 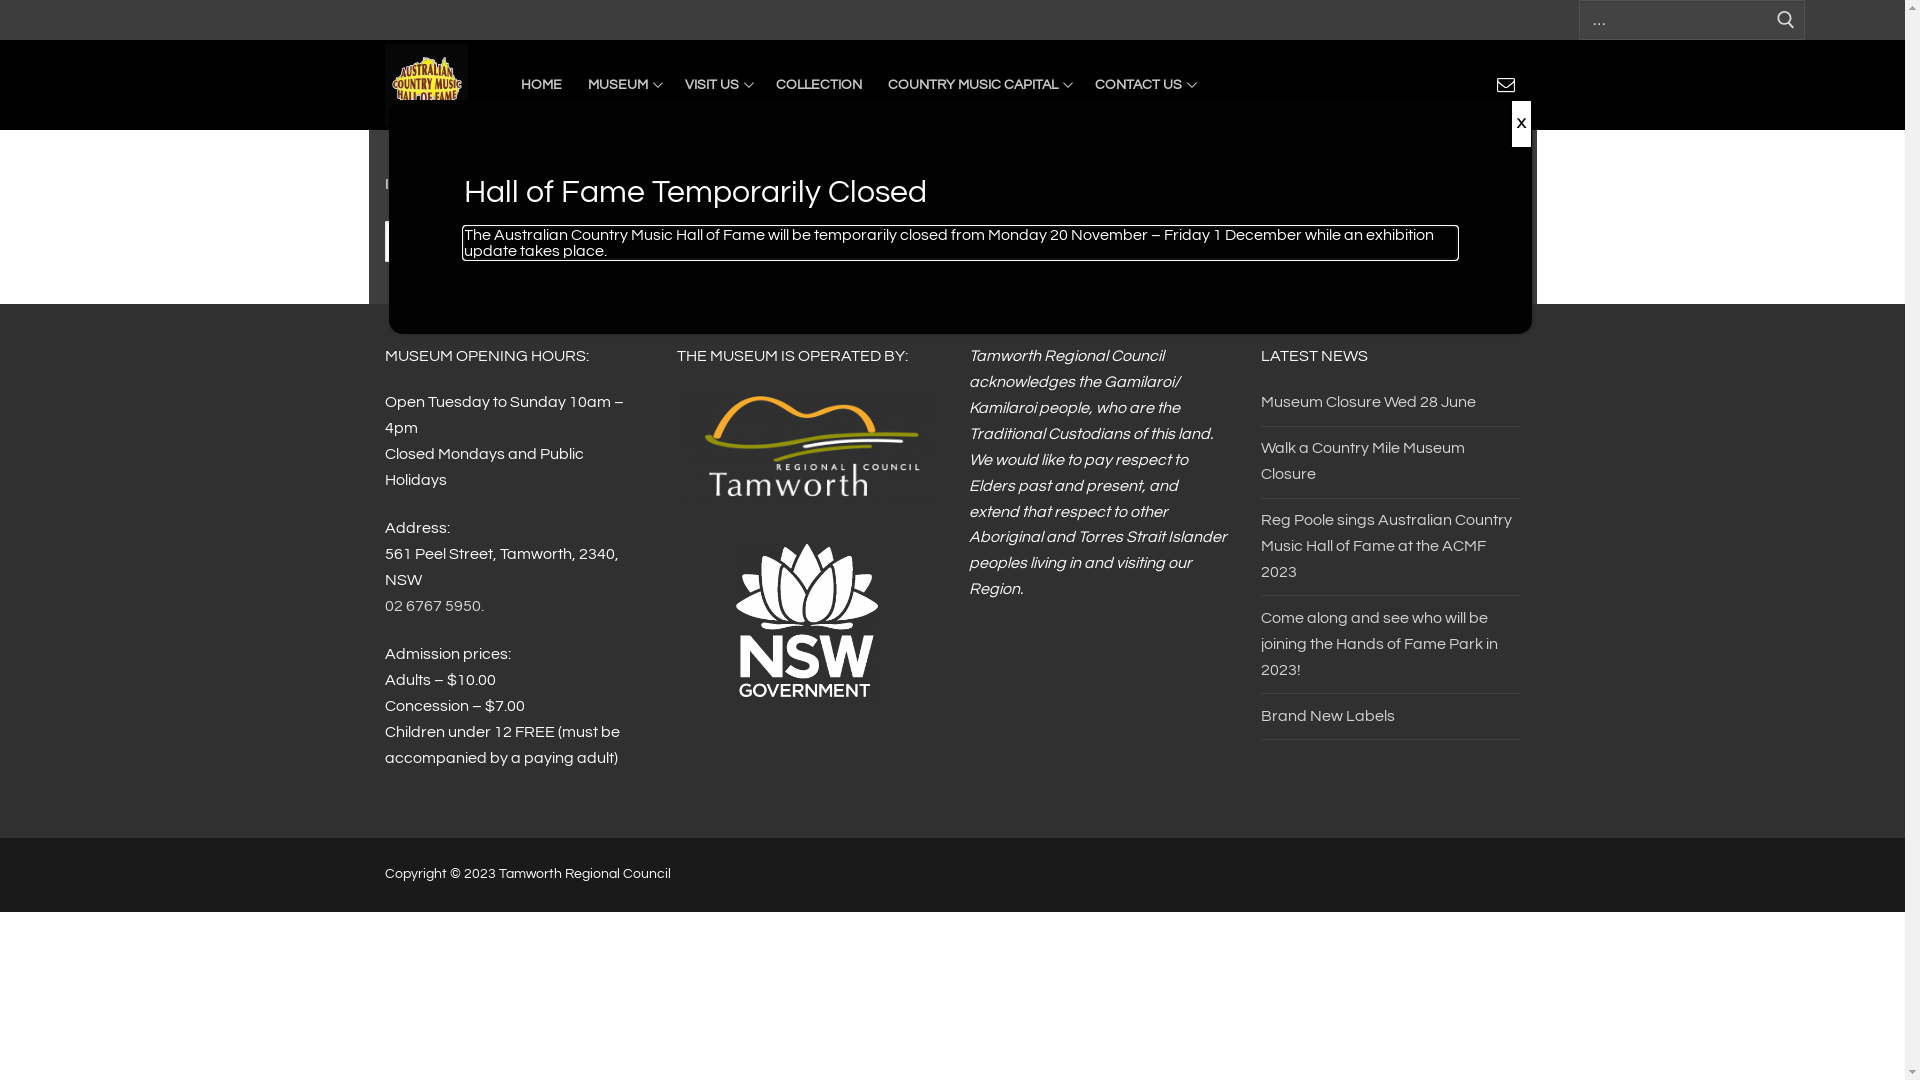 I want to click on 'Museum Closure Wed 28 June', so click(x=1389, y=407).